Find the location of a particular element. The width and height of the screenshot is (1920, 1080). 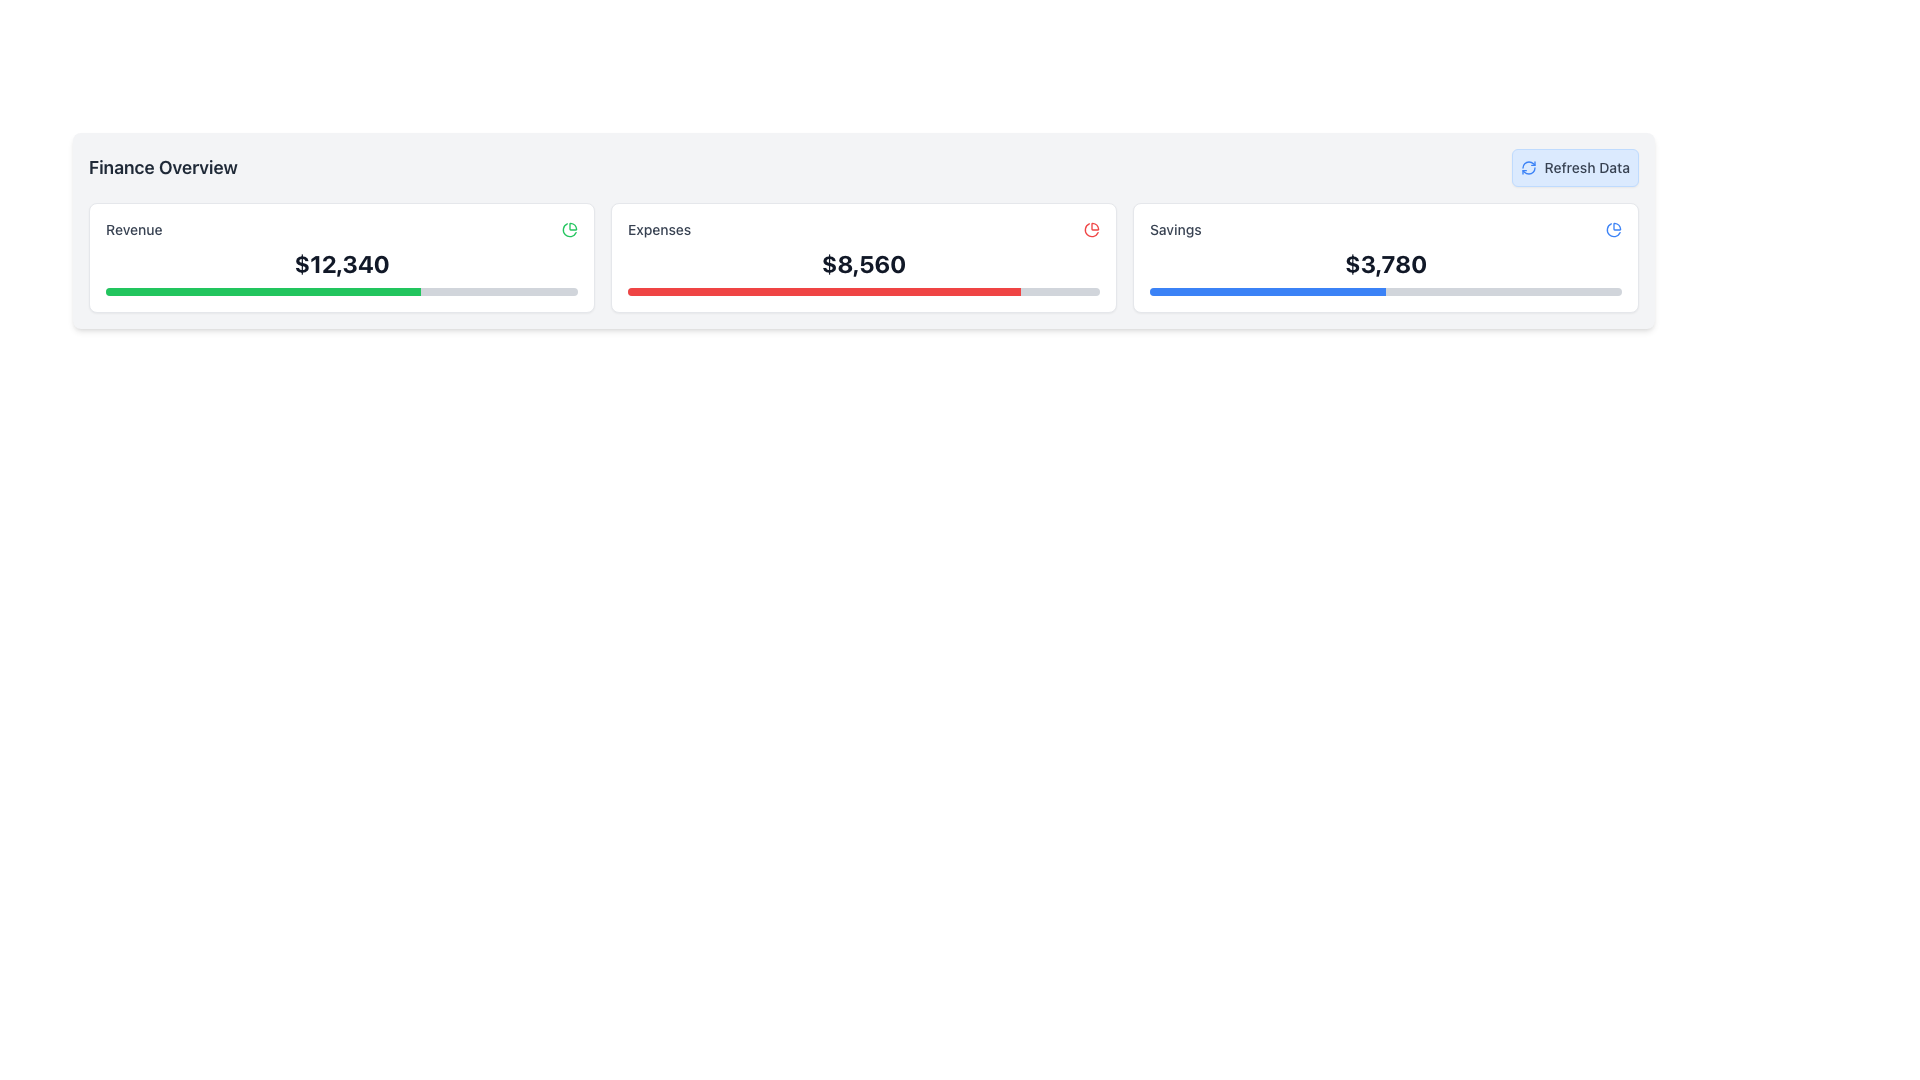

the icon representing graphical insights in the 'Revenue' section, located towards the right end of the header row of the first card displaying 'Revenue' data is located at coordinates (569, 229).